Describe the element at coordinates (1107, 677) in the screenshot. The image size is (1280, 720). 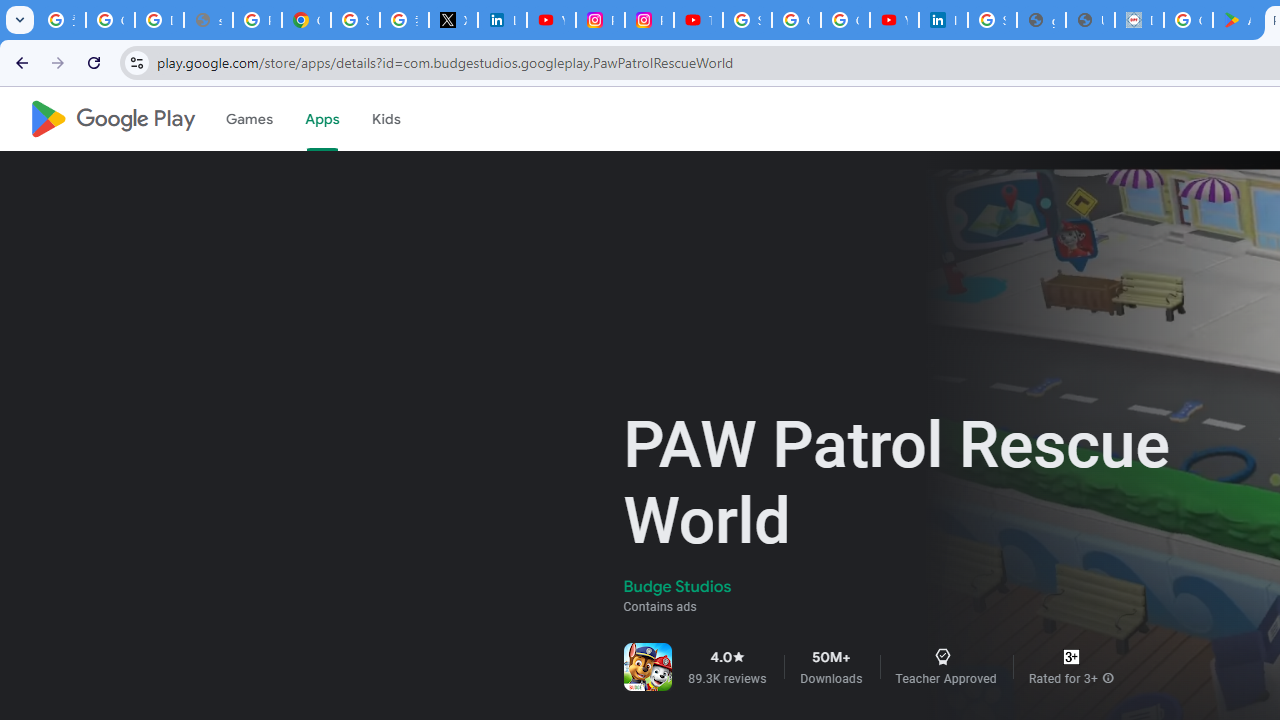
I see `'More info about this content rating'` at that location.